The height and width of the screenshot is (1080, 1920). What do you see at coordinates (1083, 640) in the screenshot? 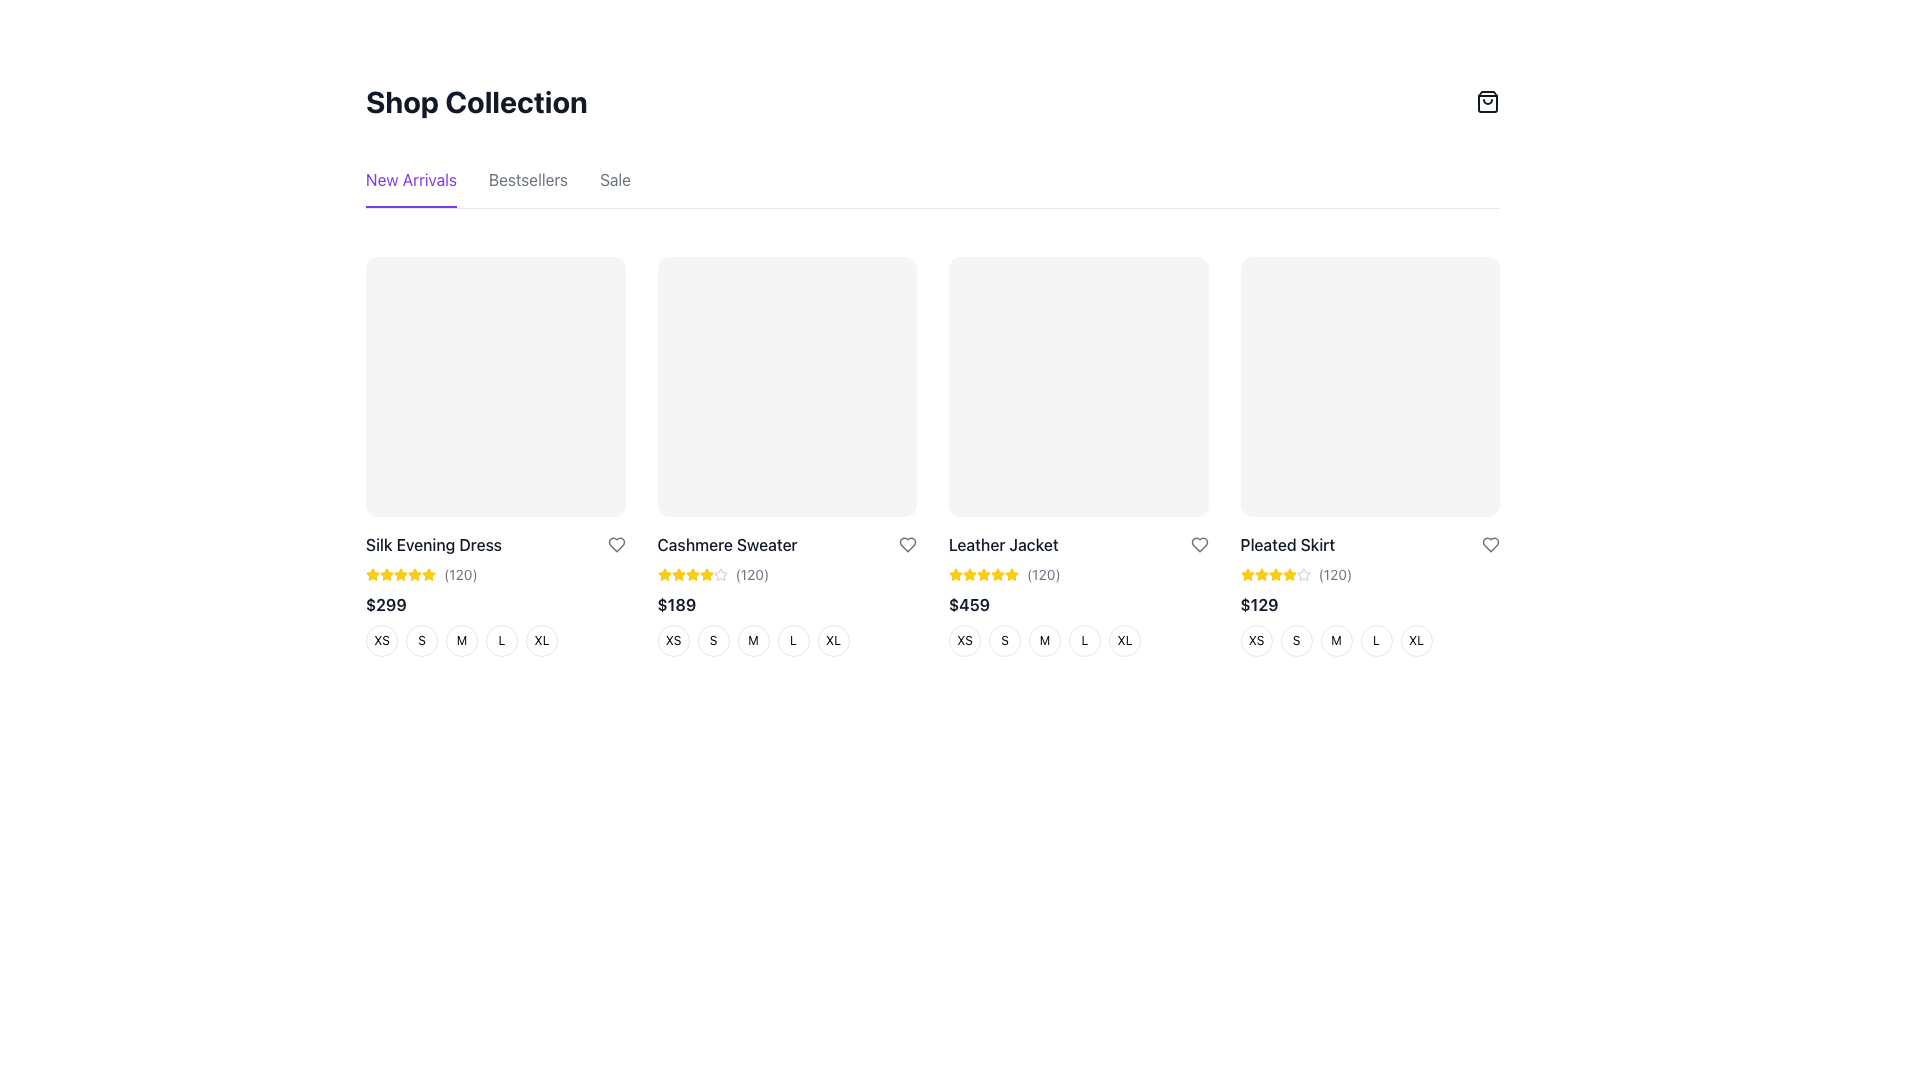
I see `the selectable size option button labeled 'L'` at bounding box center [1083, 640].